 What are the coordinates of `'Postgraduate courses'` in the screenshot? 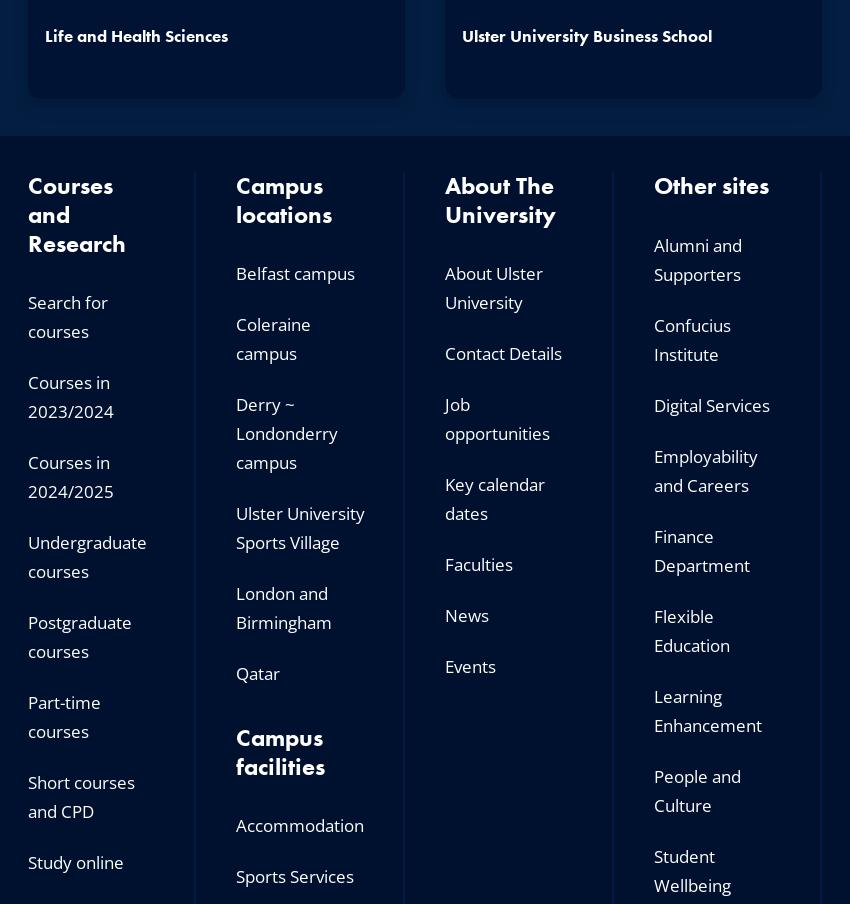 It's located at (78, 636).